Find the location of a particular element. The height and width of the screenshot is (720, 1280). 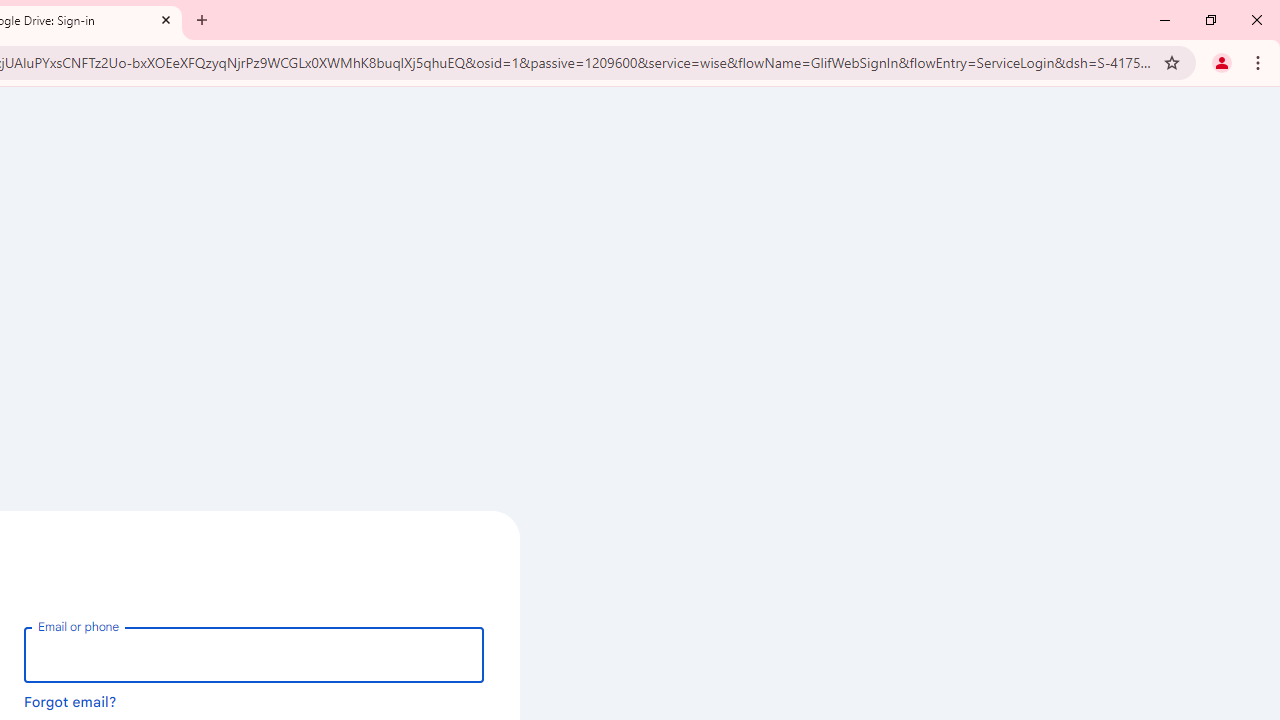

'New Tab' is located at coordinates (202, 20).